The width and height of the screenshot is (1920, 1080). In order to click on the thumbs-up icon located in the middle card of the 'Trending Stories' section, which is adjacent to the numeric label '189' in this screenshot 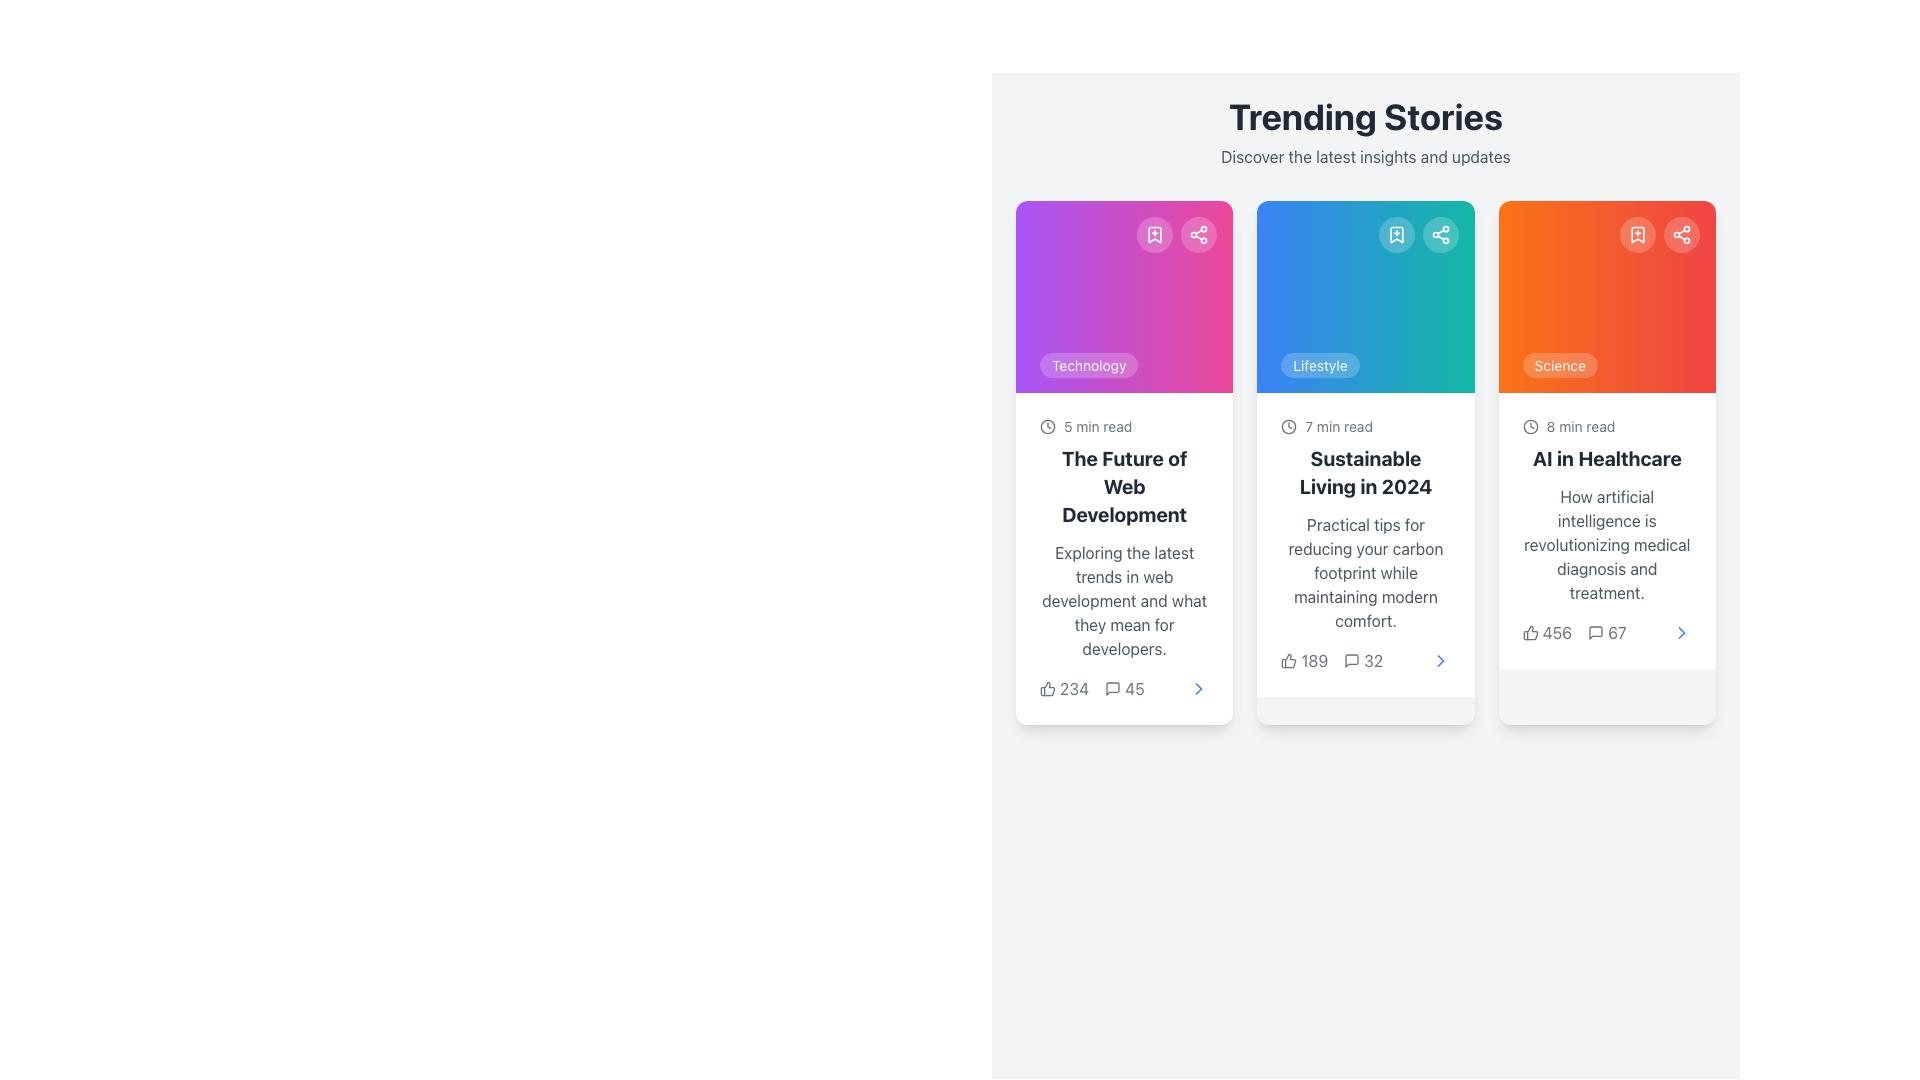, I will do `click(1289, 660)`.